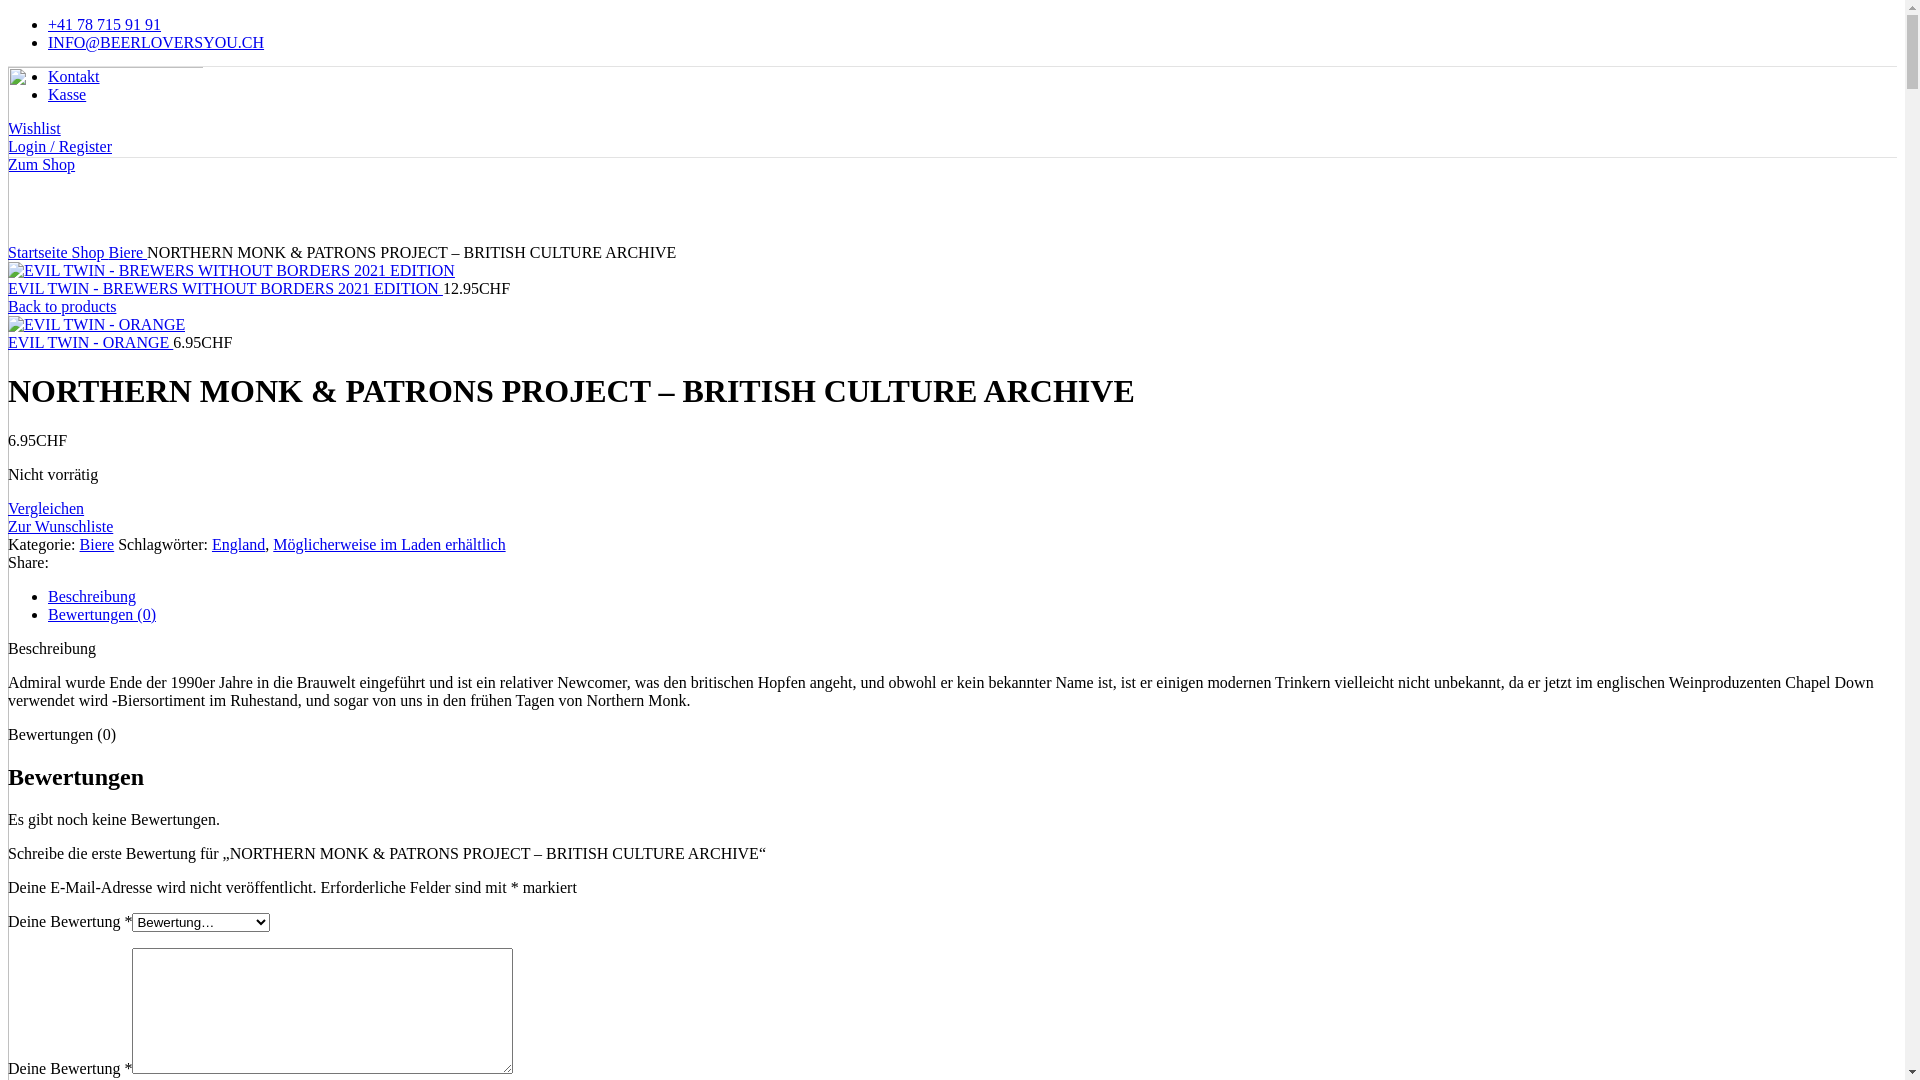 The width and height of the screenshot is (1920, 1080). I want to click on 'Bewertungen (0)', so click(100, 613).